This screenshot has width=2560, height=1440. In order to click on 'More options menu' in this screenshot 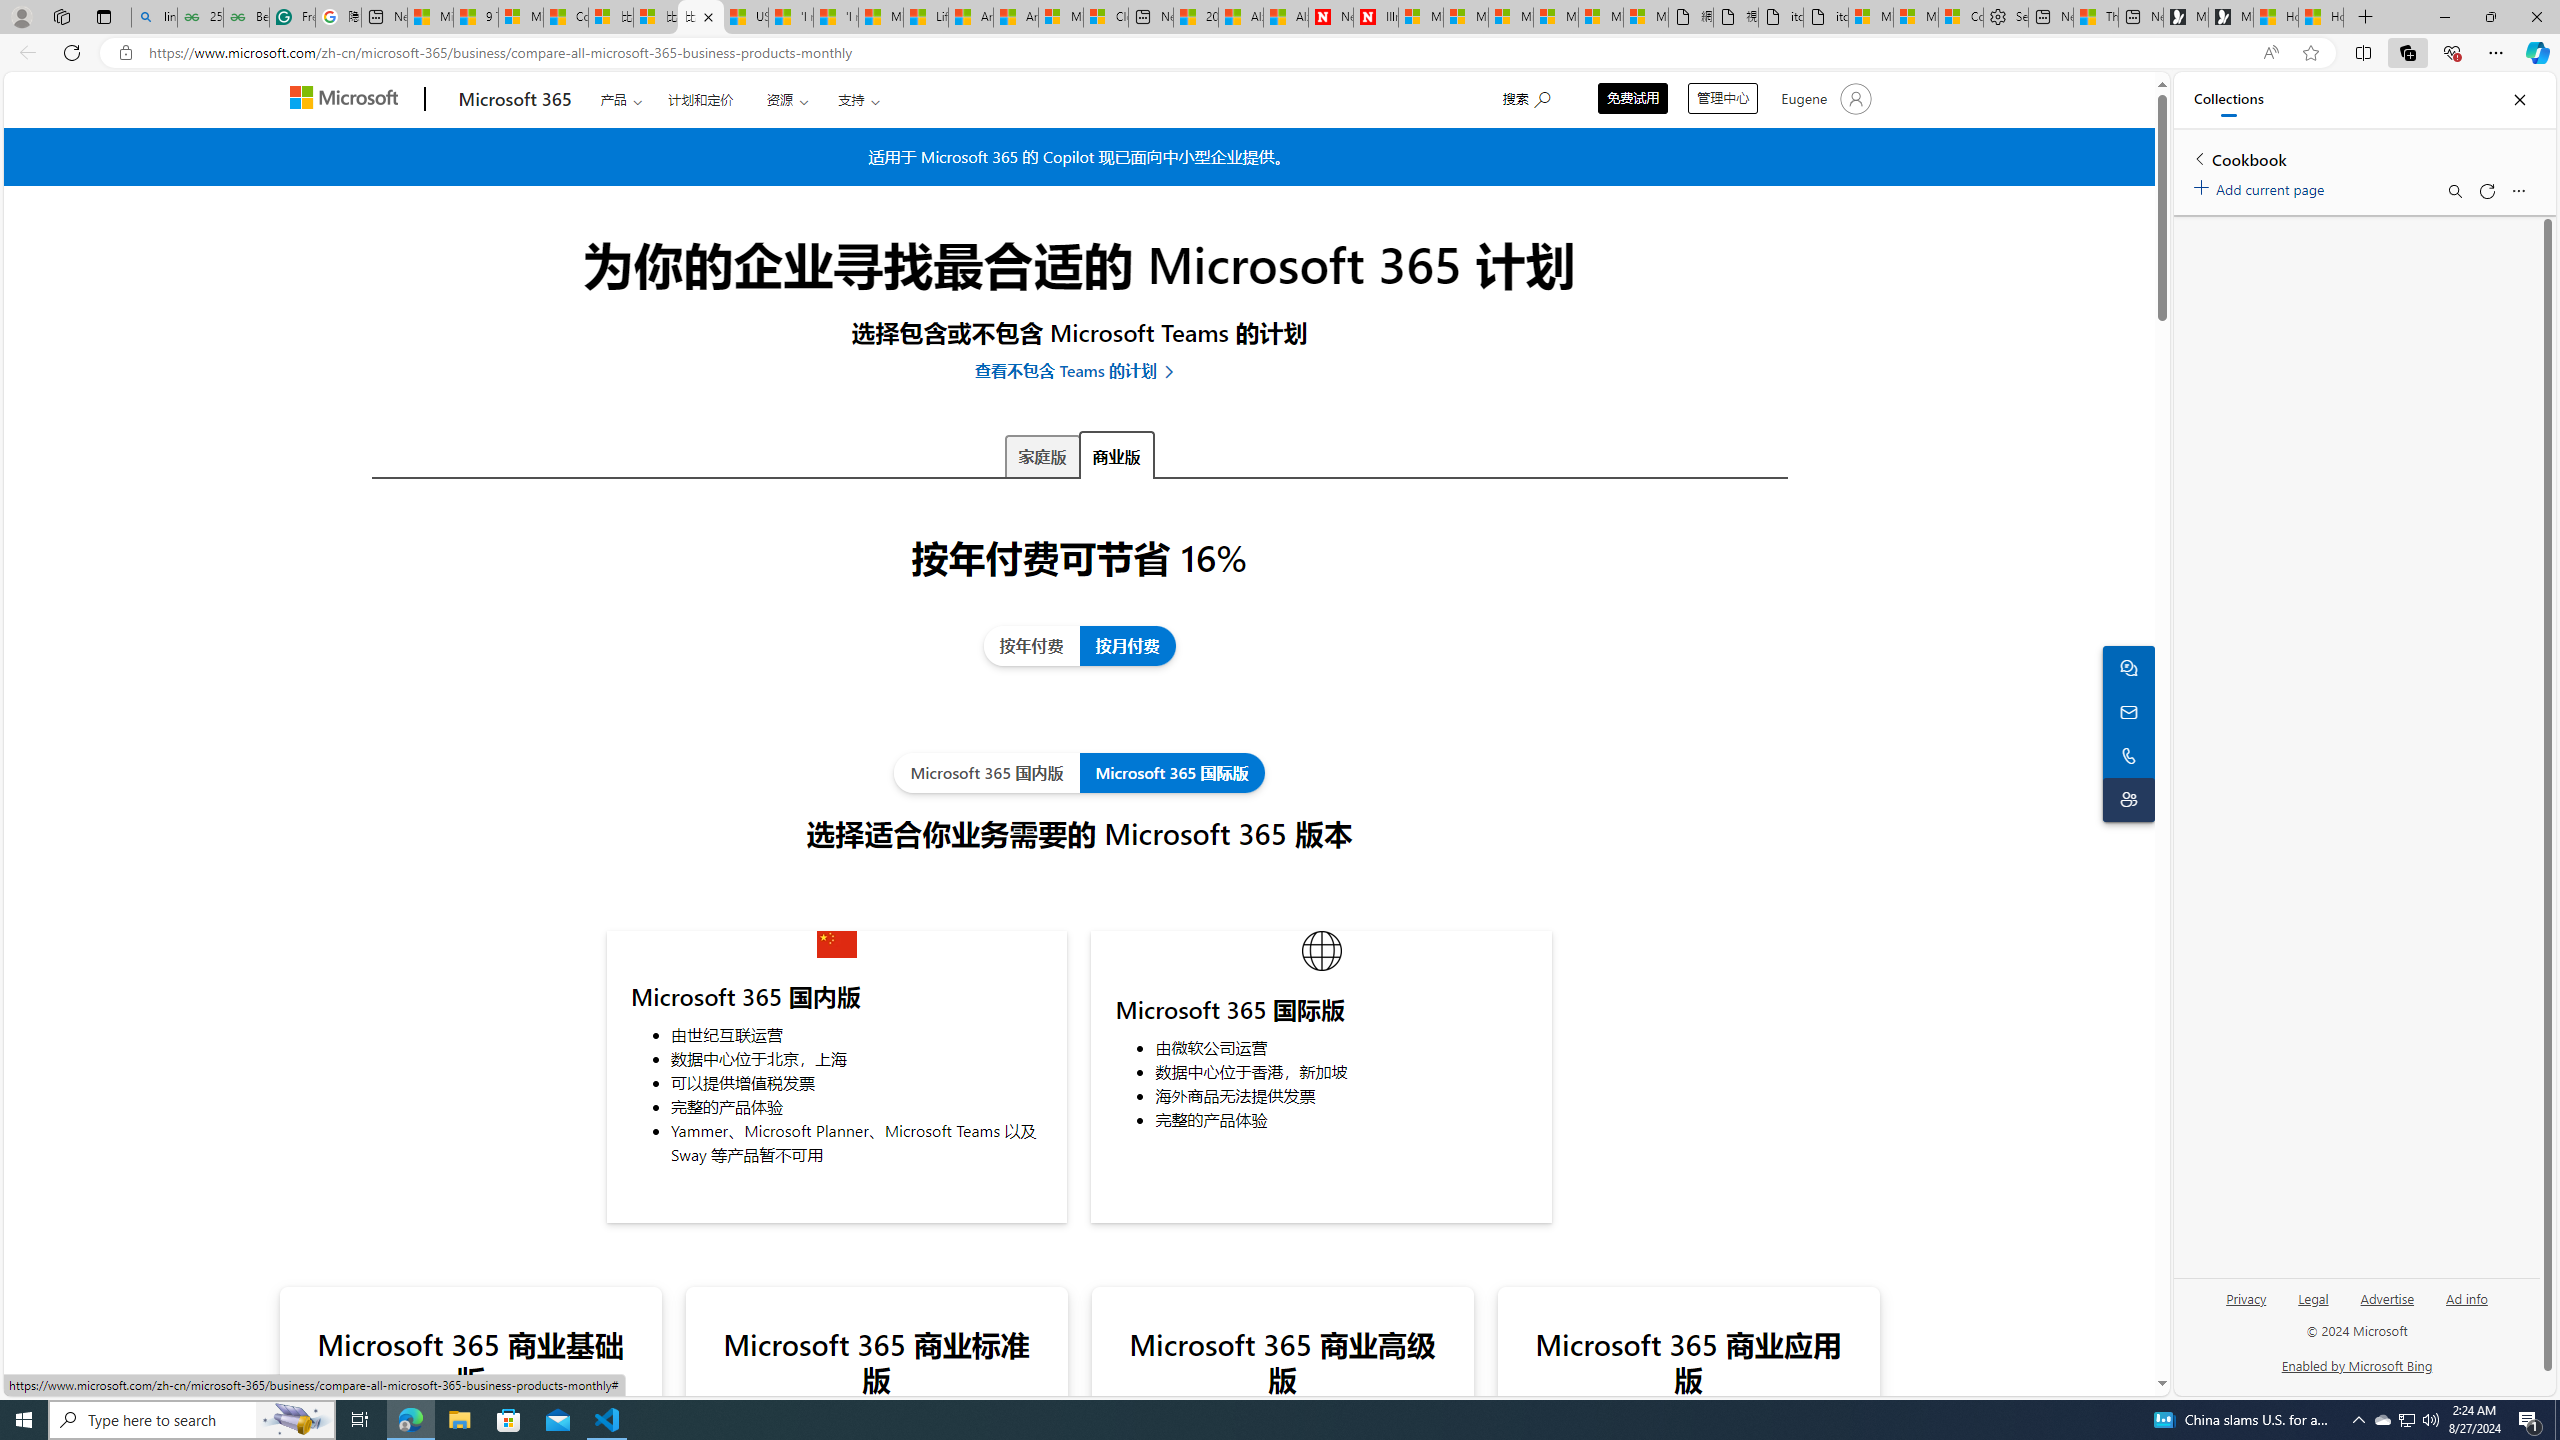, I will do `click(2519, 191)`.